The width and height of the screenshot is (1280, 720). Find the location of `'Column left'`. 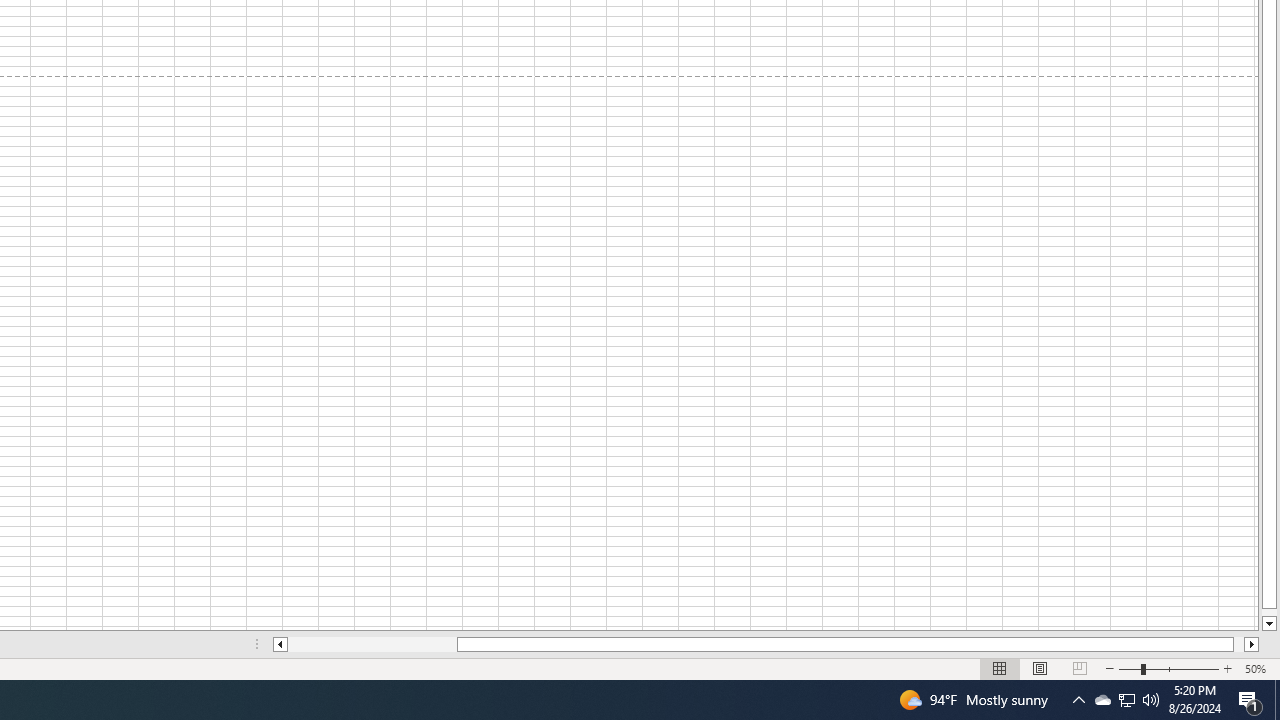

'Column left' is located at coordinates (278, 644).